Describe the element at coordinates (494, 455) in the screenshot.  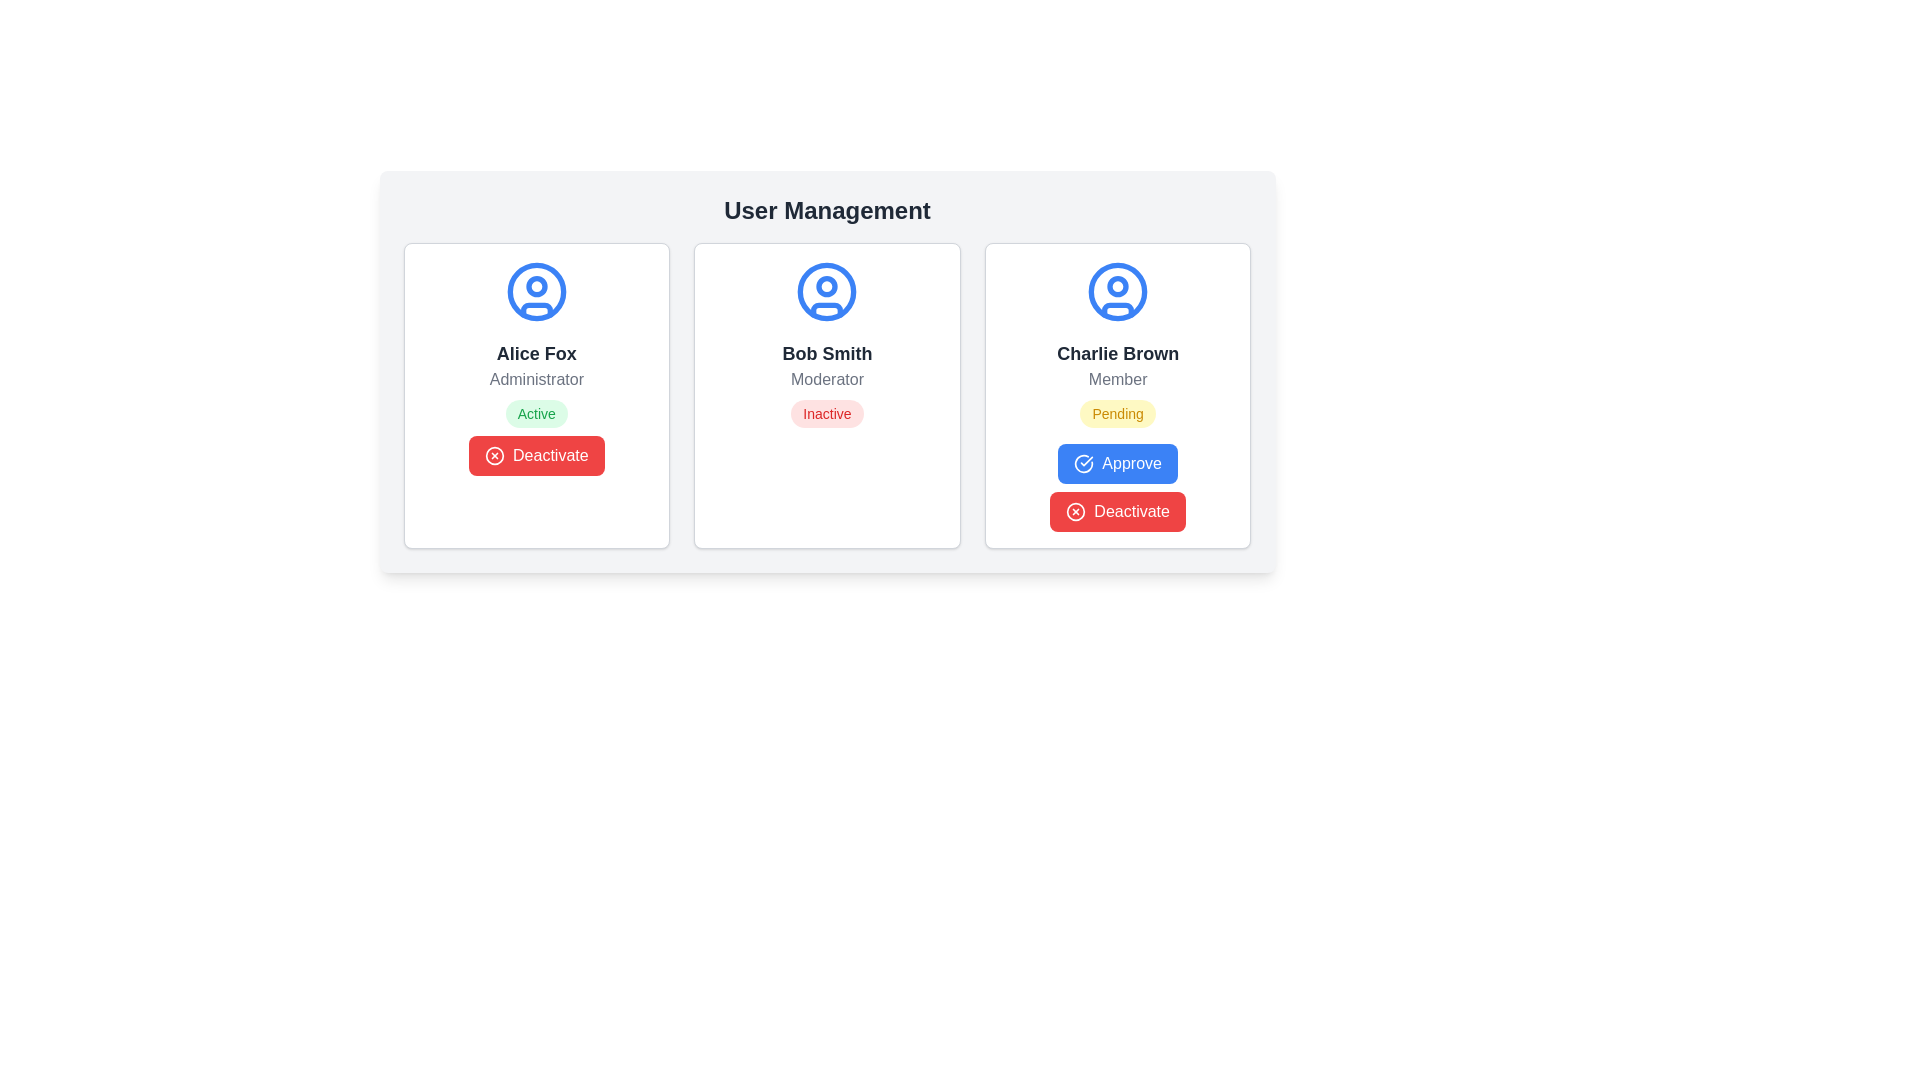
I see `the 'Deactivate' icon located inside the red 'Deactivate' button in the bottom-left corner of the card for user 'Alice Fox'` at that location.